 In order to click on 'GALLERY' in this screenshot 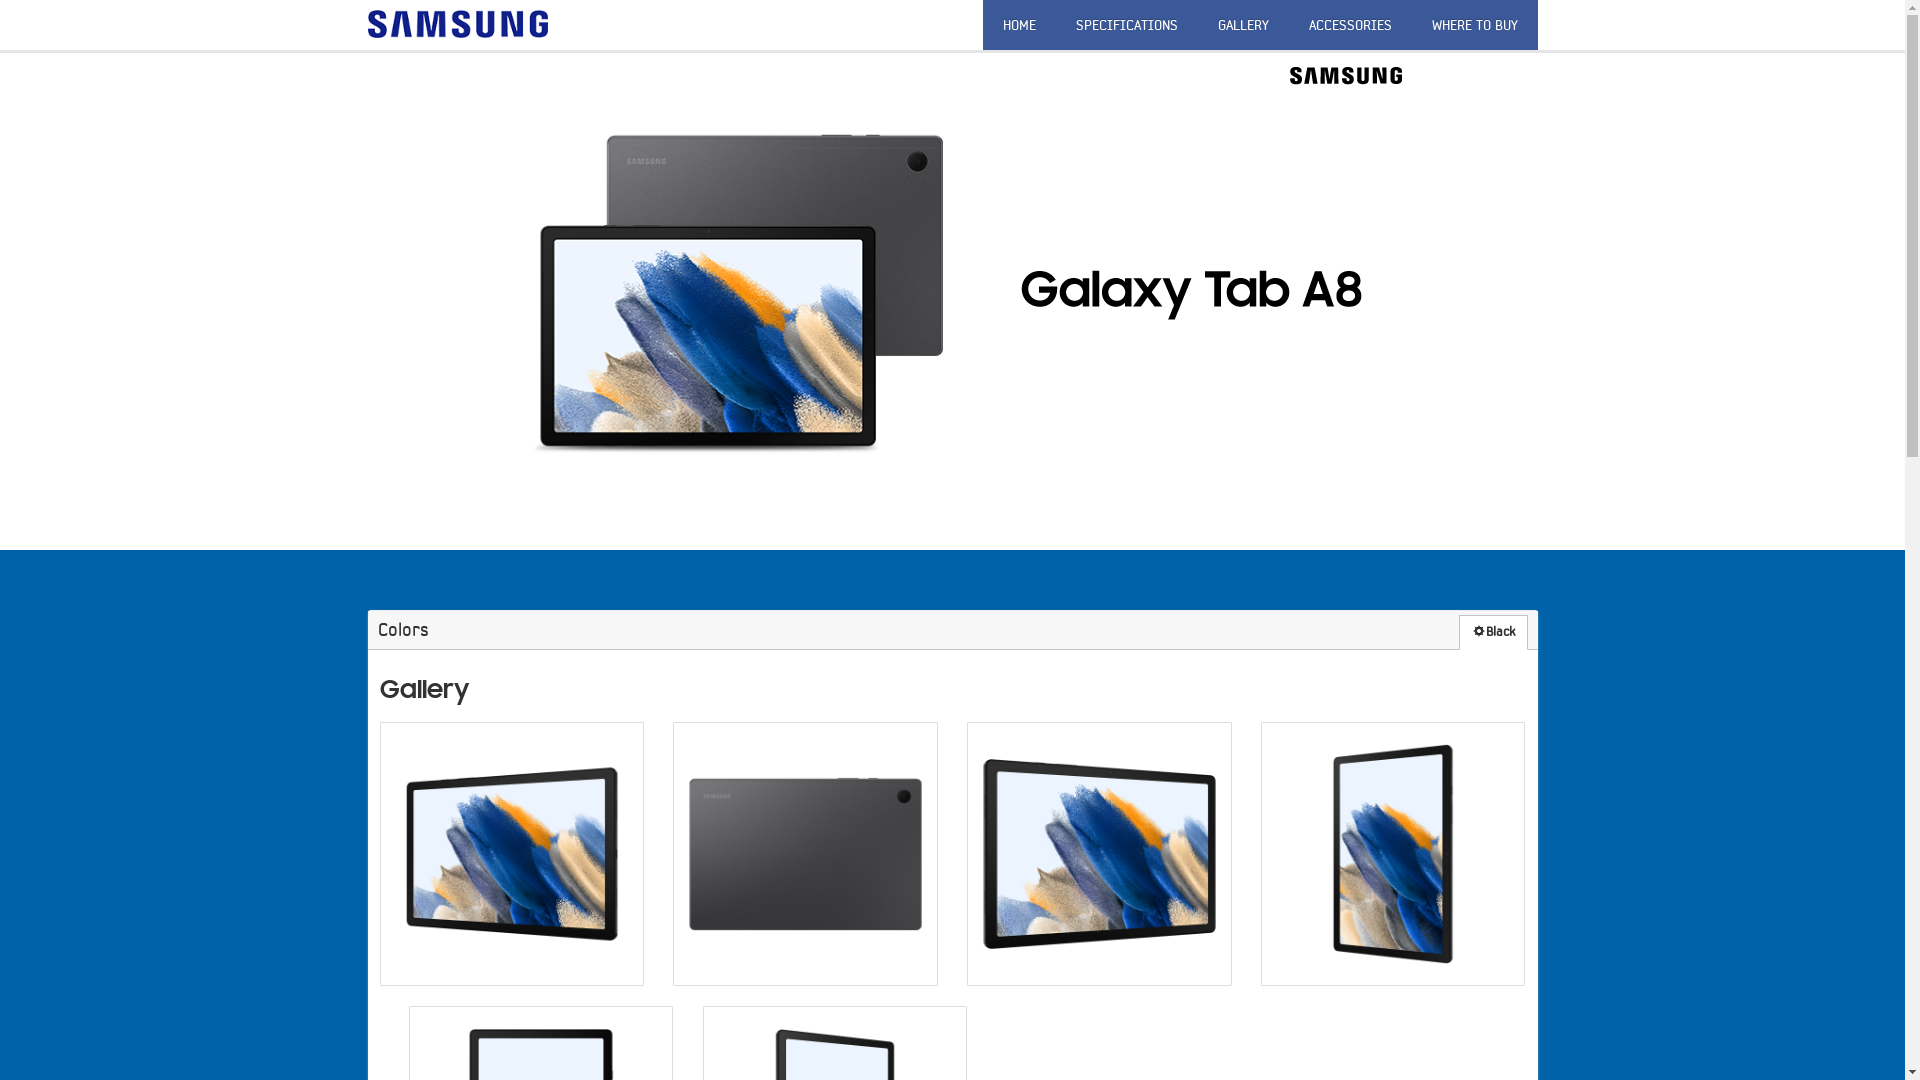, I will do `click(1242, 24)`.